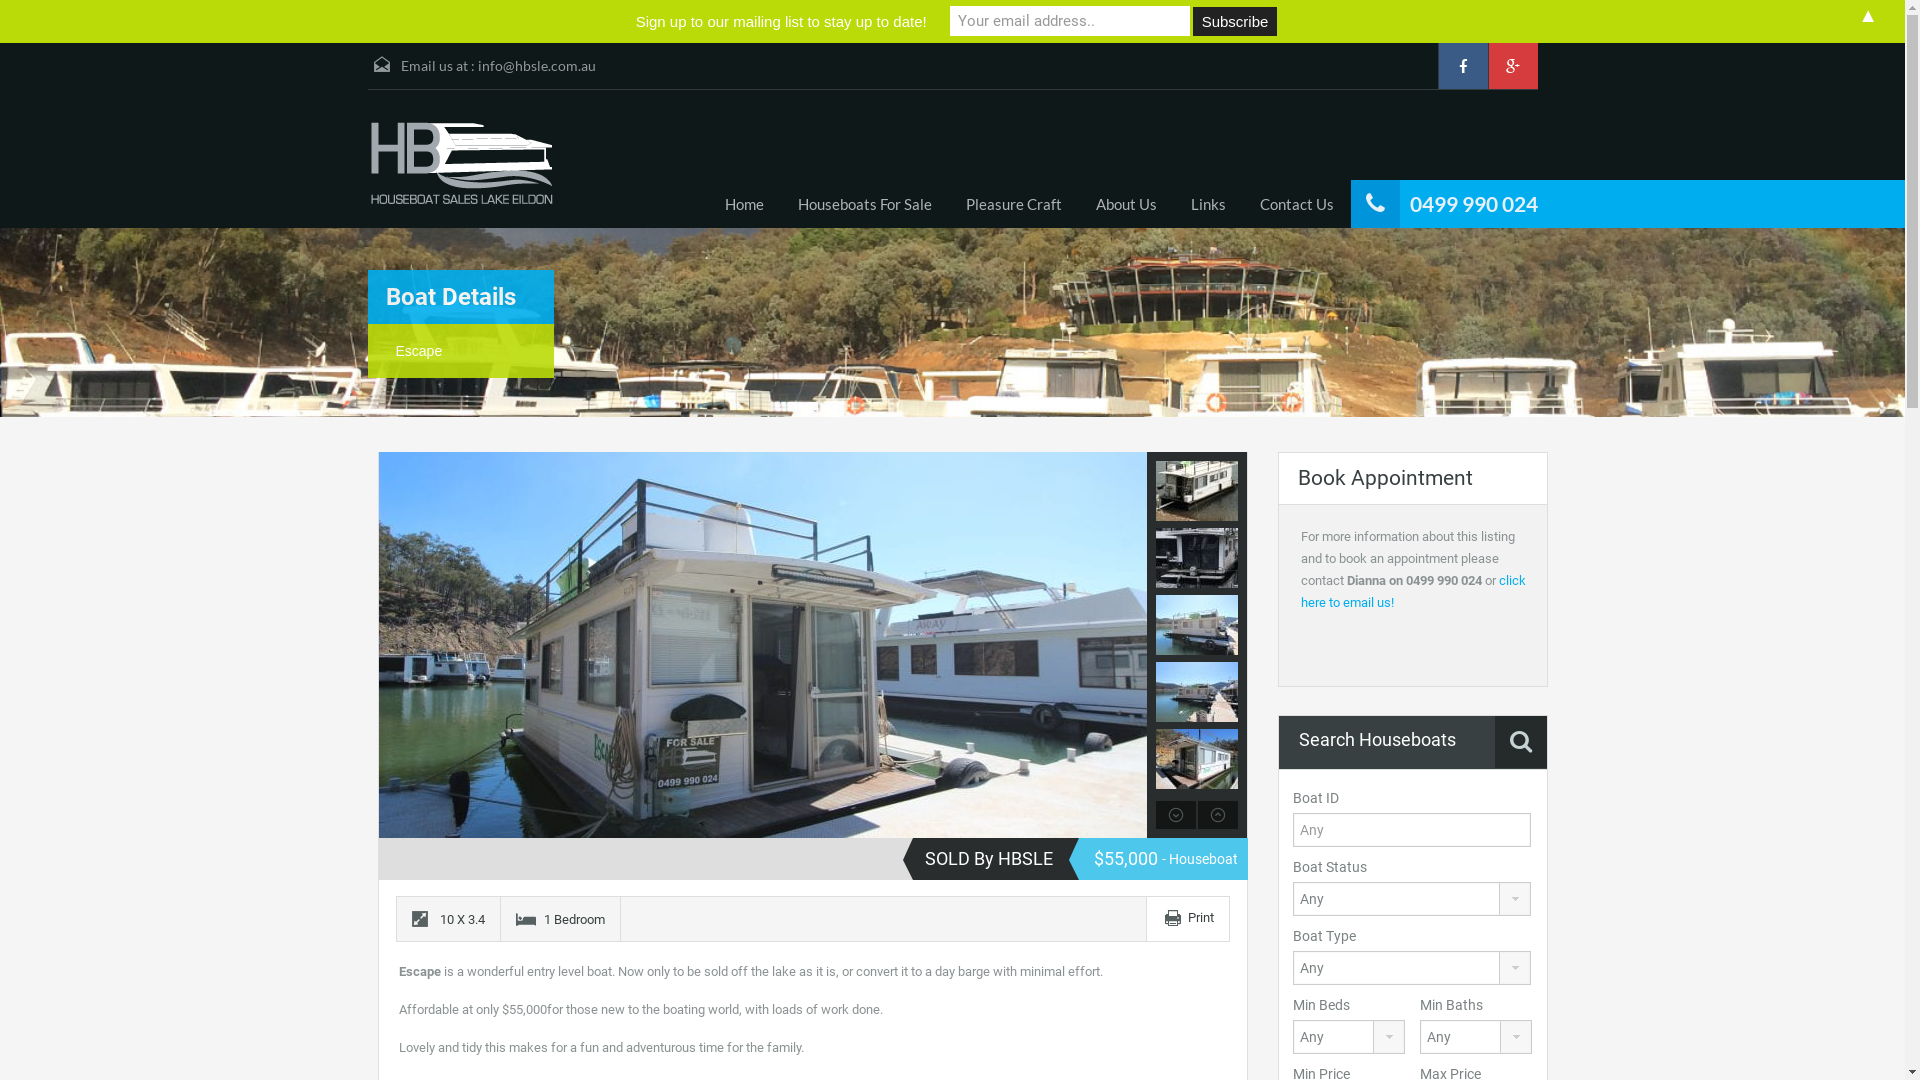  I want to click on 'Pleasure Craft', so click(947, 204).